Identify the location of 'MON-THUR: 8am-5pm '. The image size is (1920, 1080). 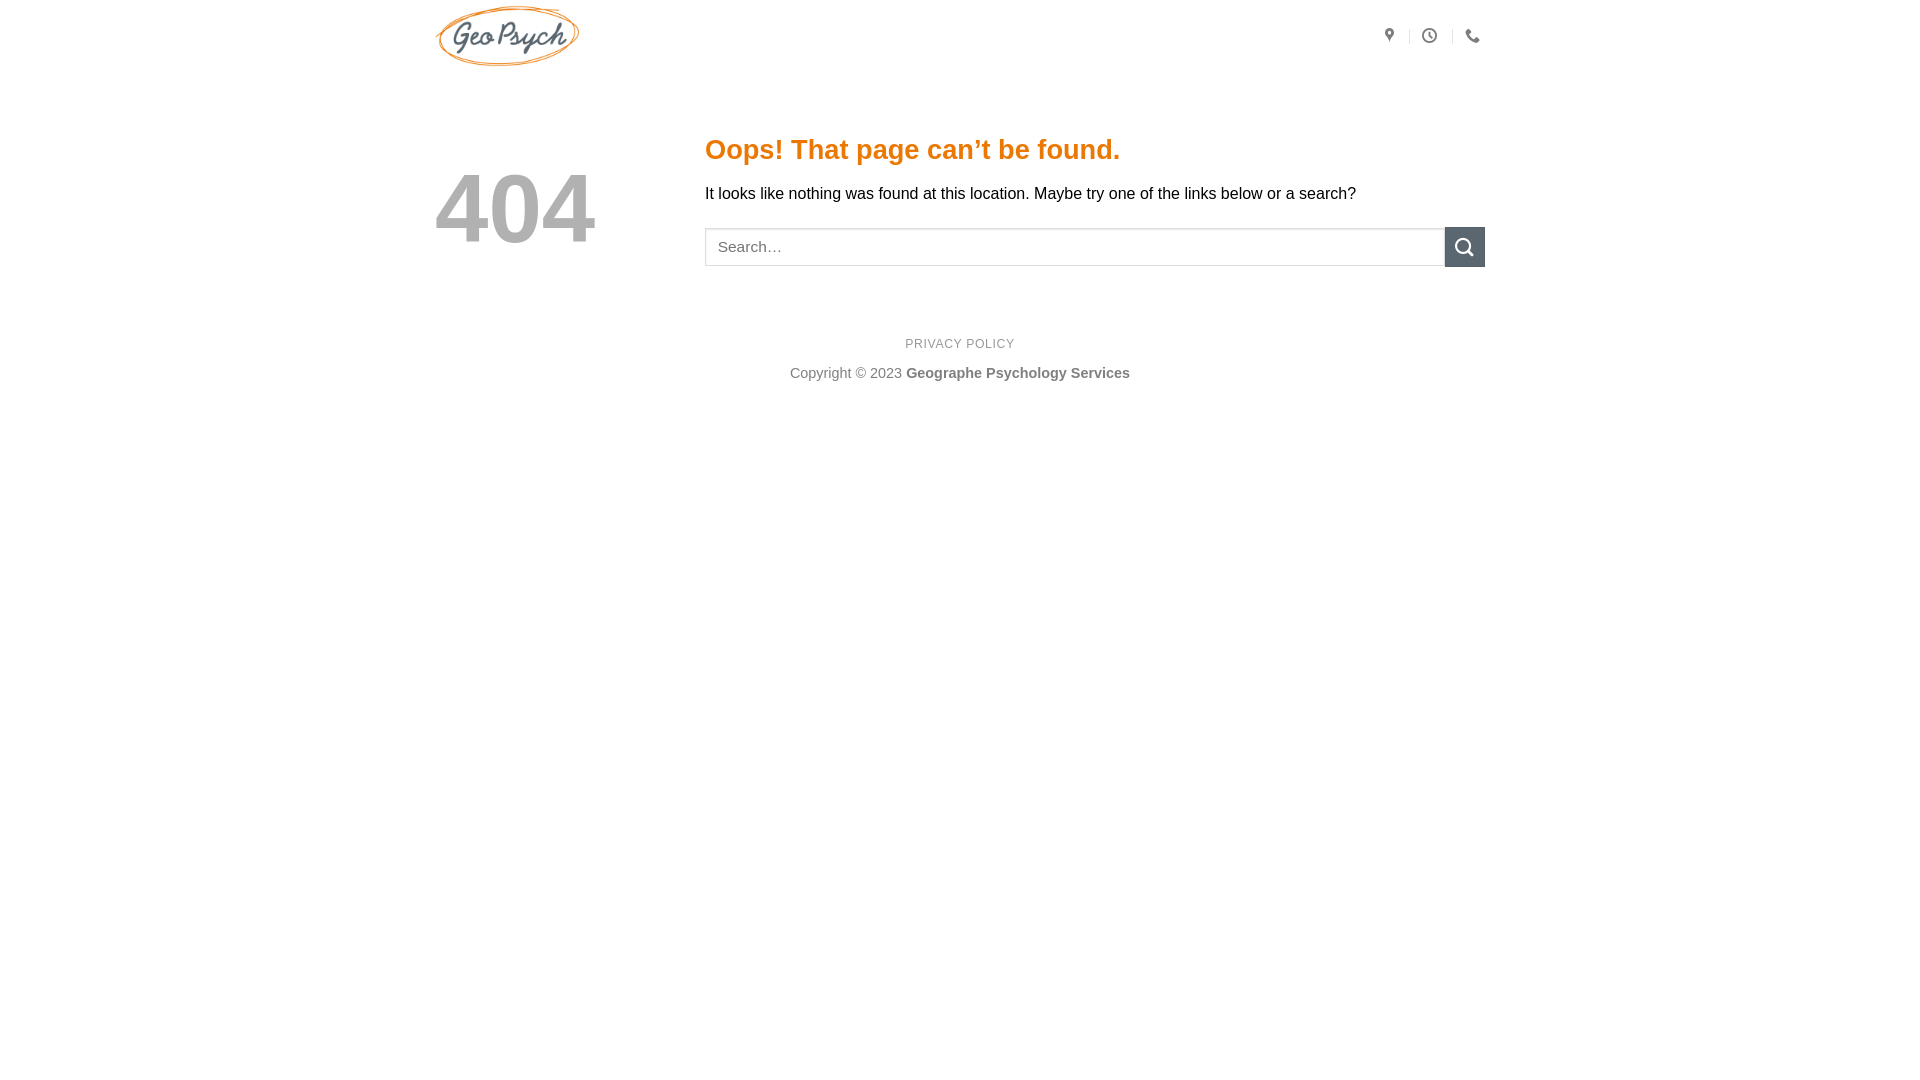
(1430, 35).